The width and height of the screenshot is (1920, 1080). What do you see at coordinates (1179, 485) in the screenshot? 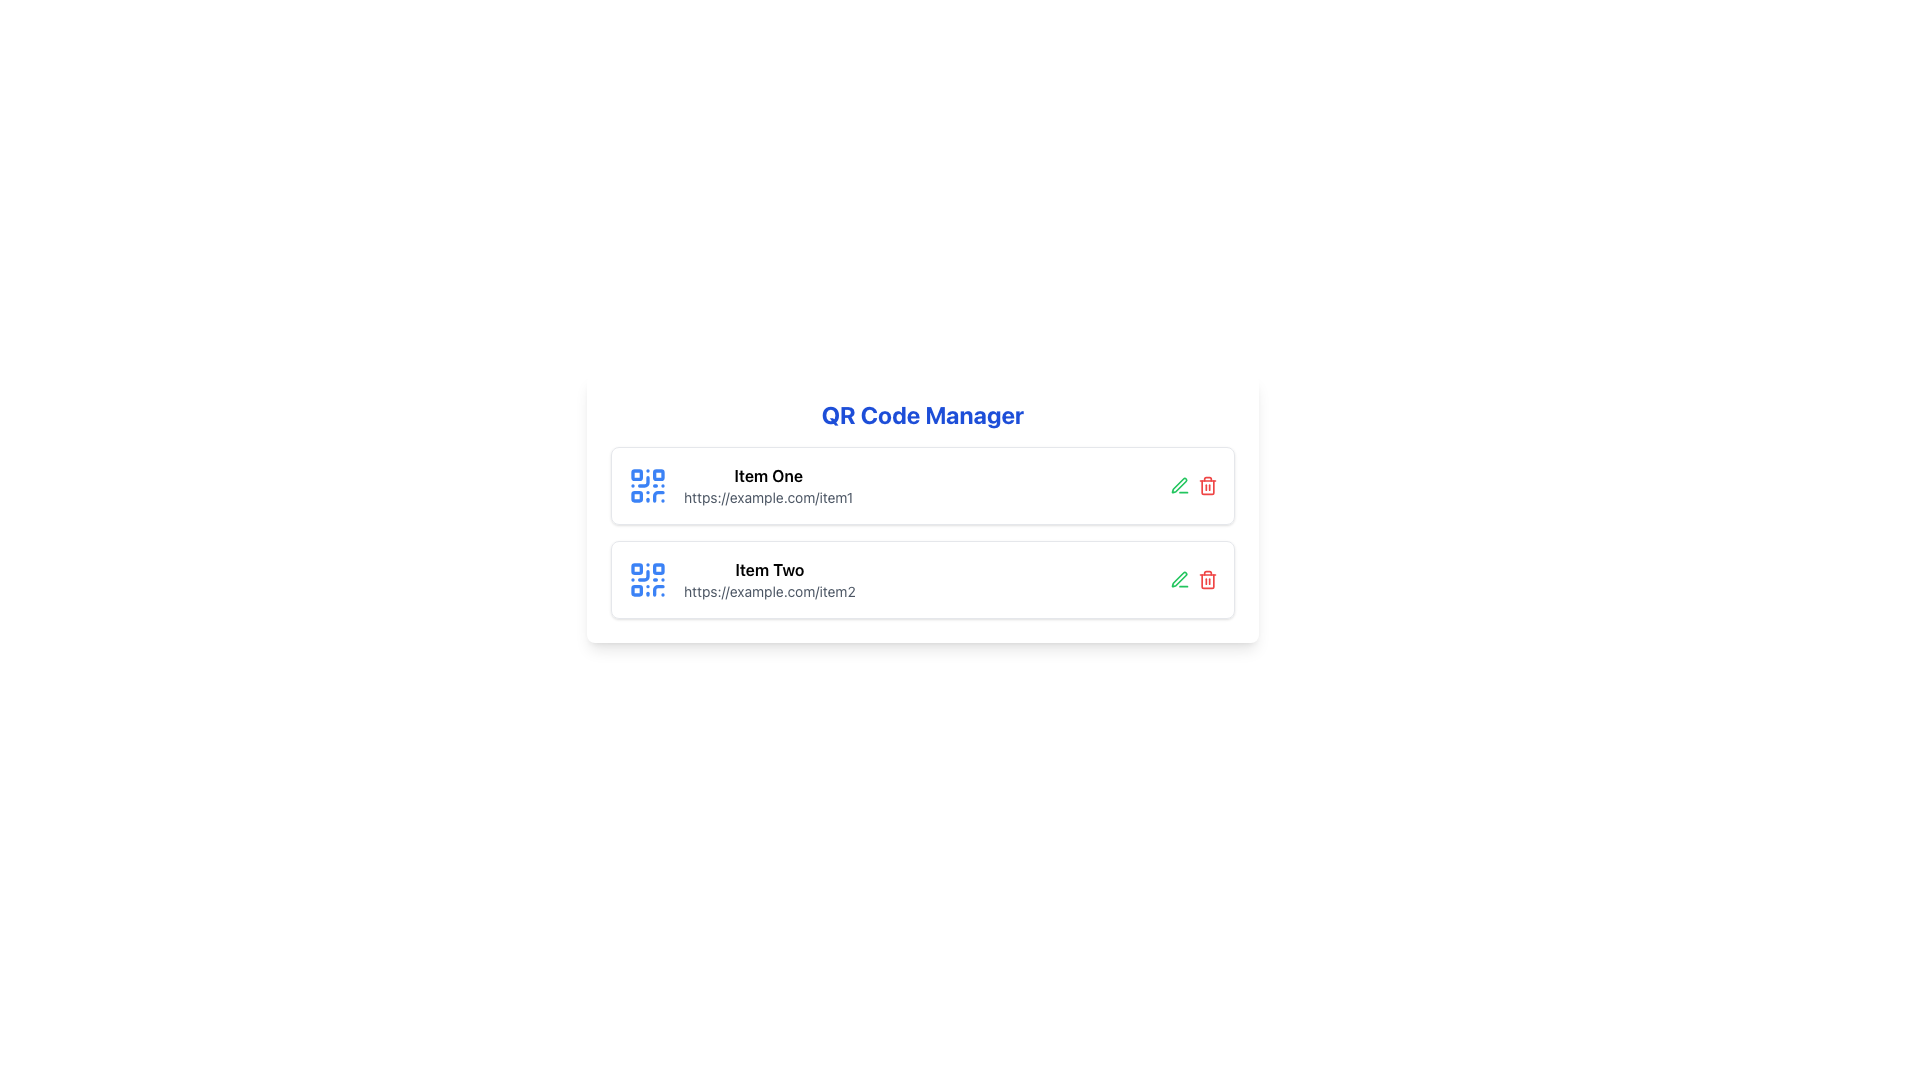
I see `the green pen icon next to 'Item Two'` at bounding box center [1179, 485].